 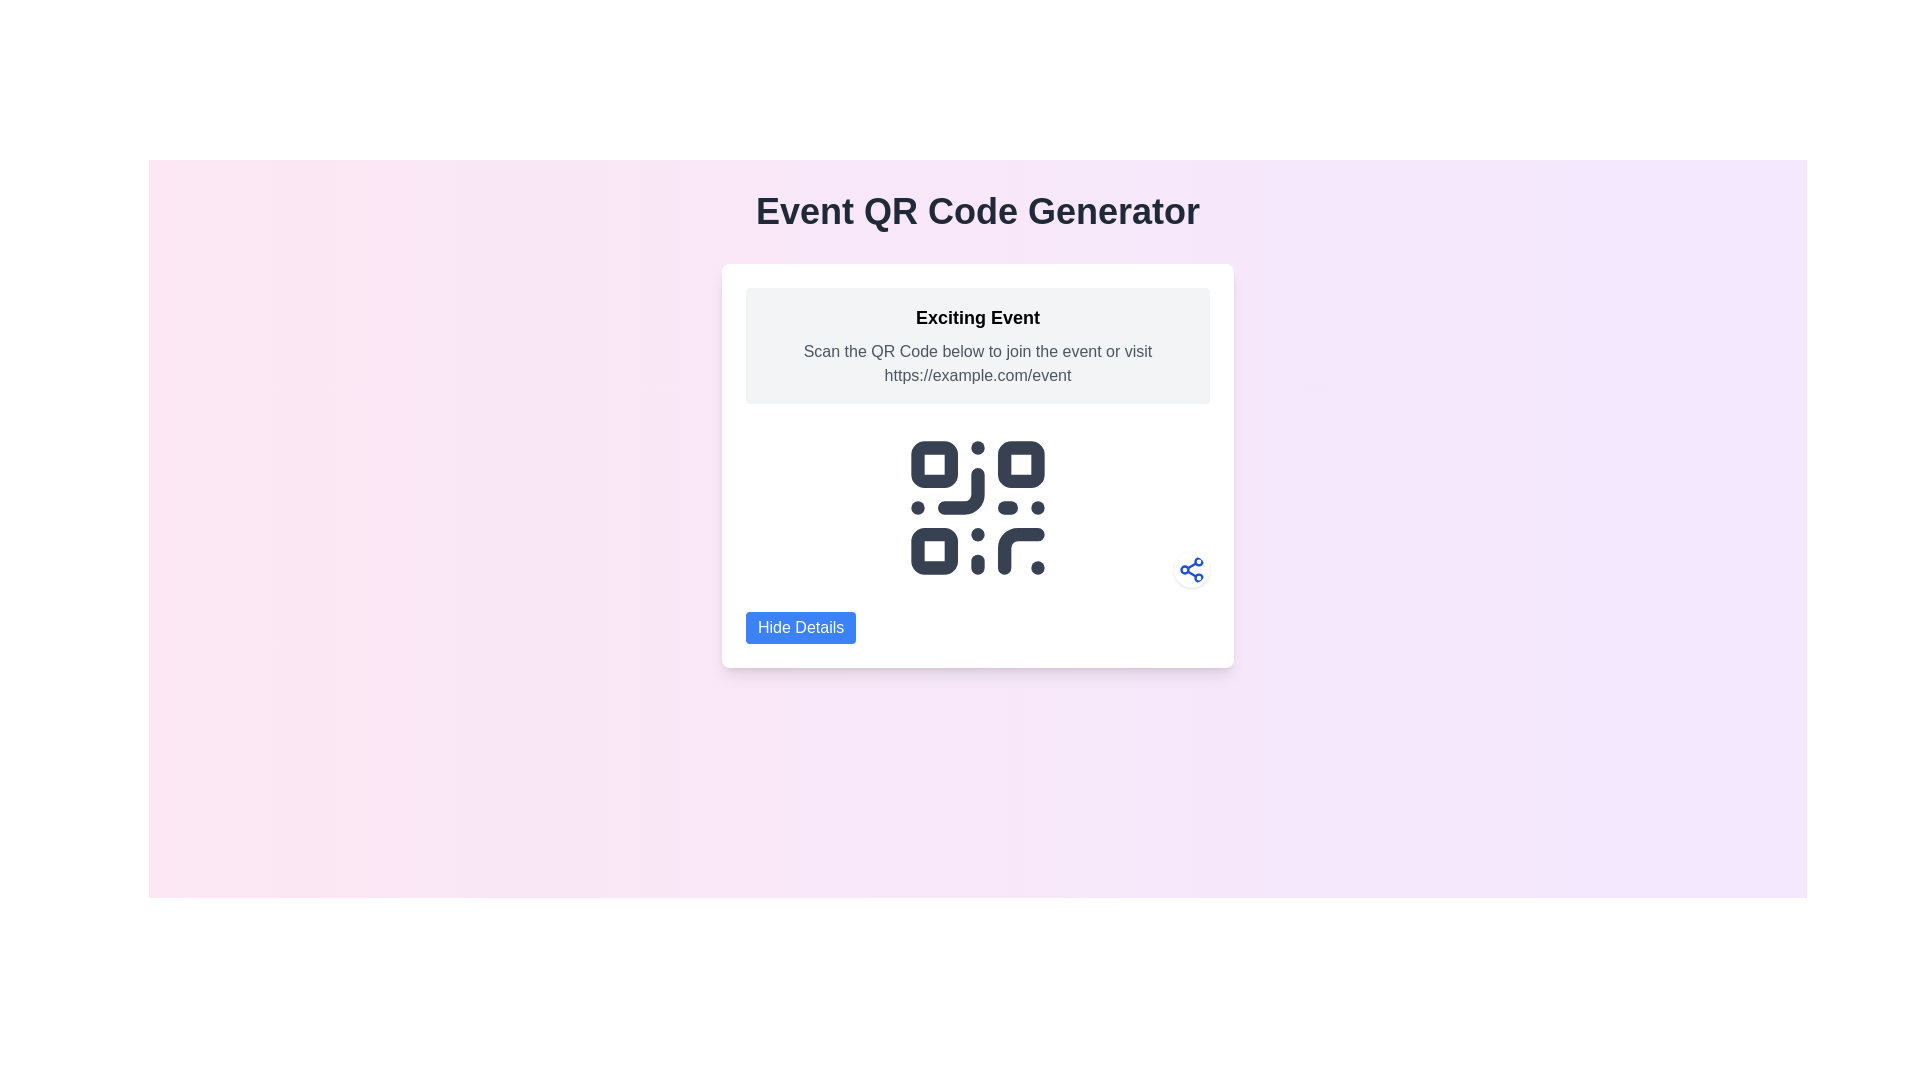 I want to click on the static text block that provides instructions and a URL for event information, located below the heading 'Exciting Event' and above a QR code image, so click(x=978, y=363).